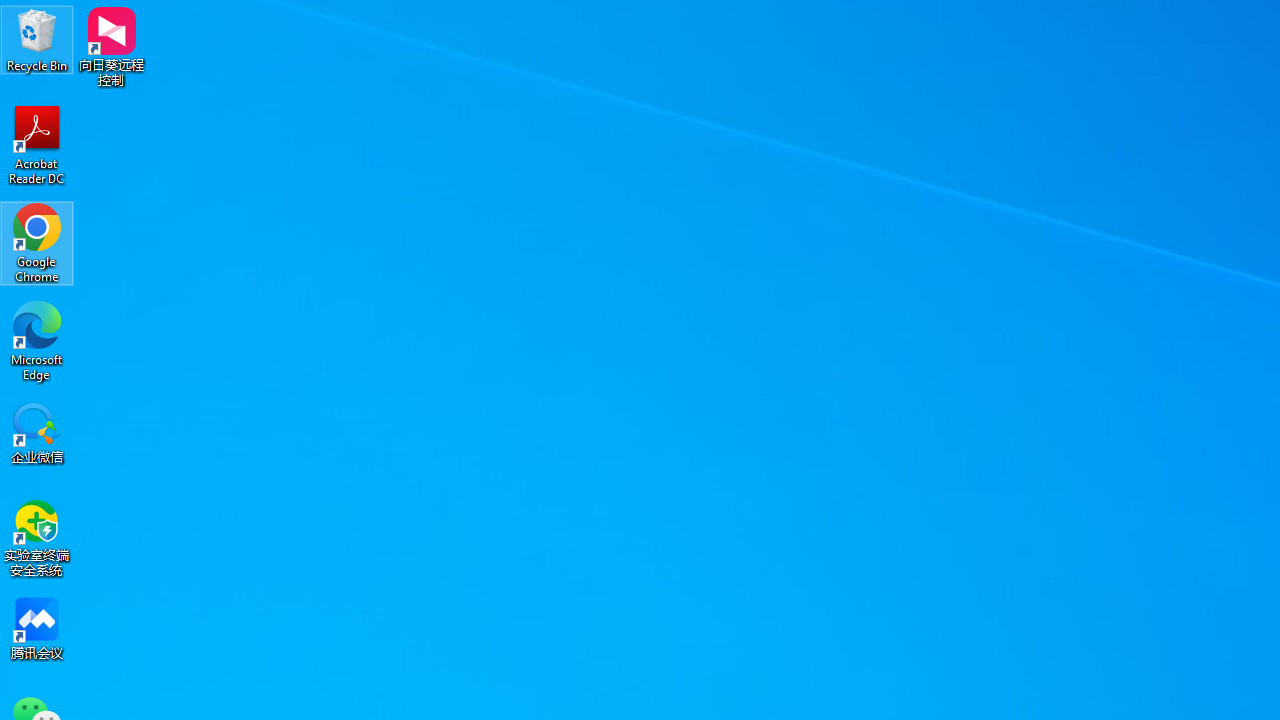 This screenshot has height=720, width=1280. Describe the element at coordinates (37, 242) in the screenshot. I see `'Google Chrome'` at that location.